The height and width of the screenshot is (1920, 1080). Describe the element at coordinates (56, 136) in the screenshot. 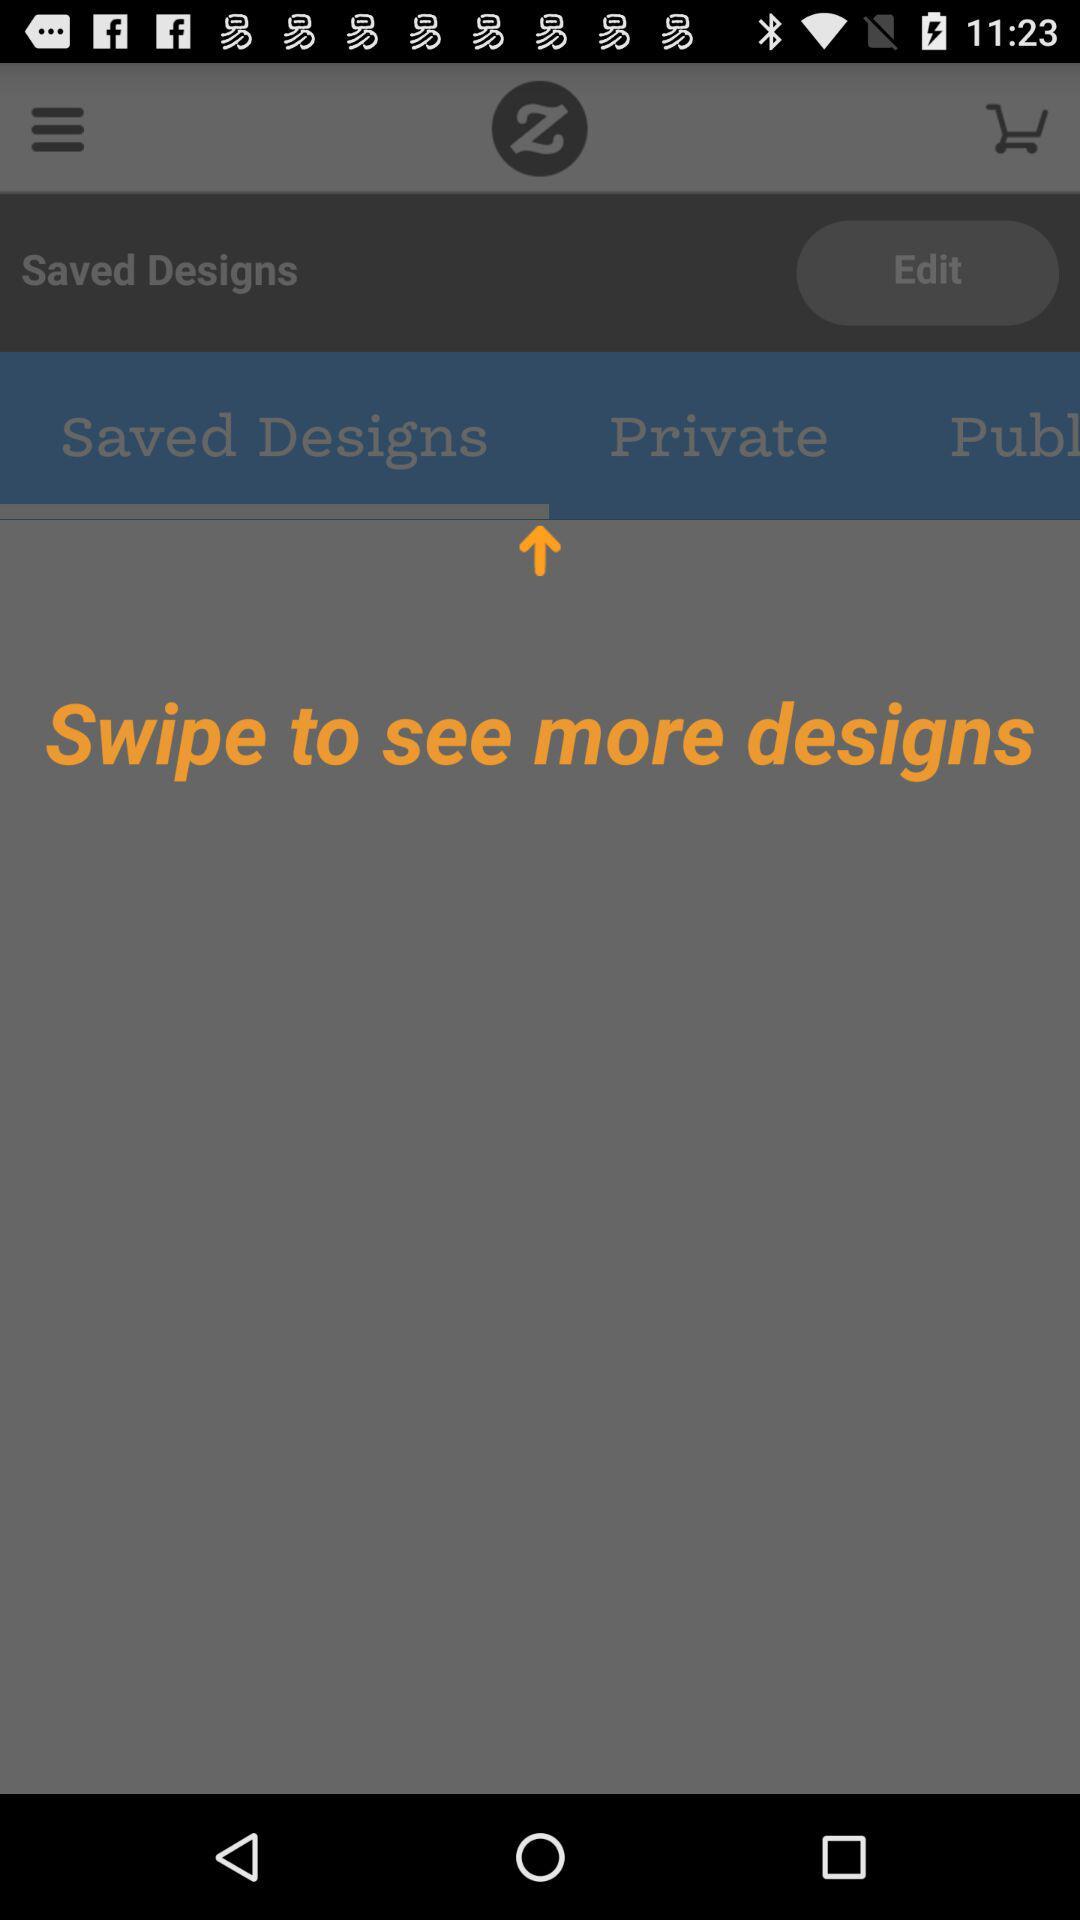

I see `the menu icon` at that location.